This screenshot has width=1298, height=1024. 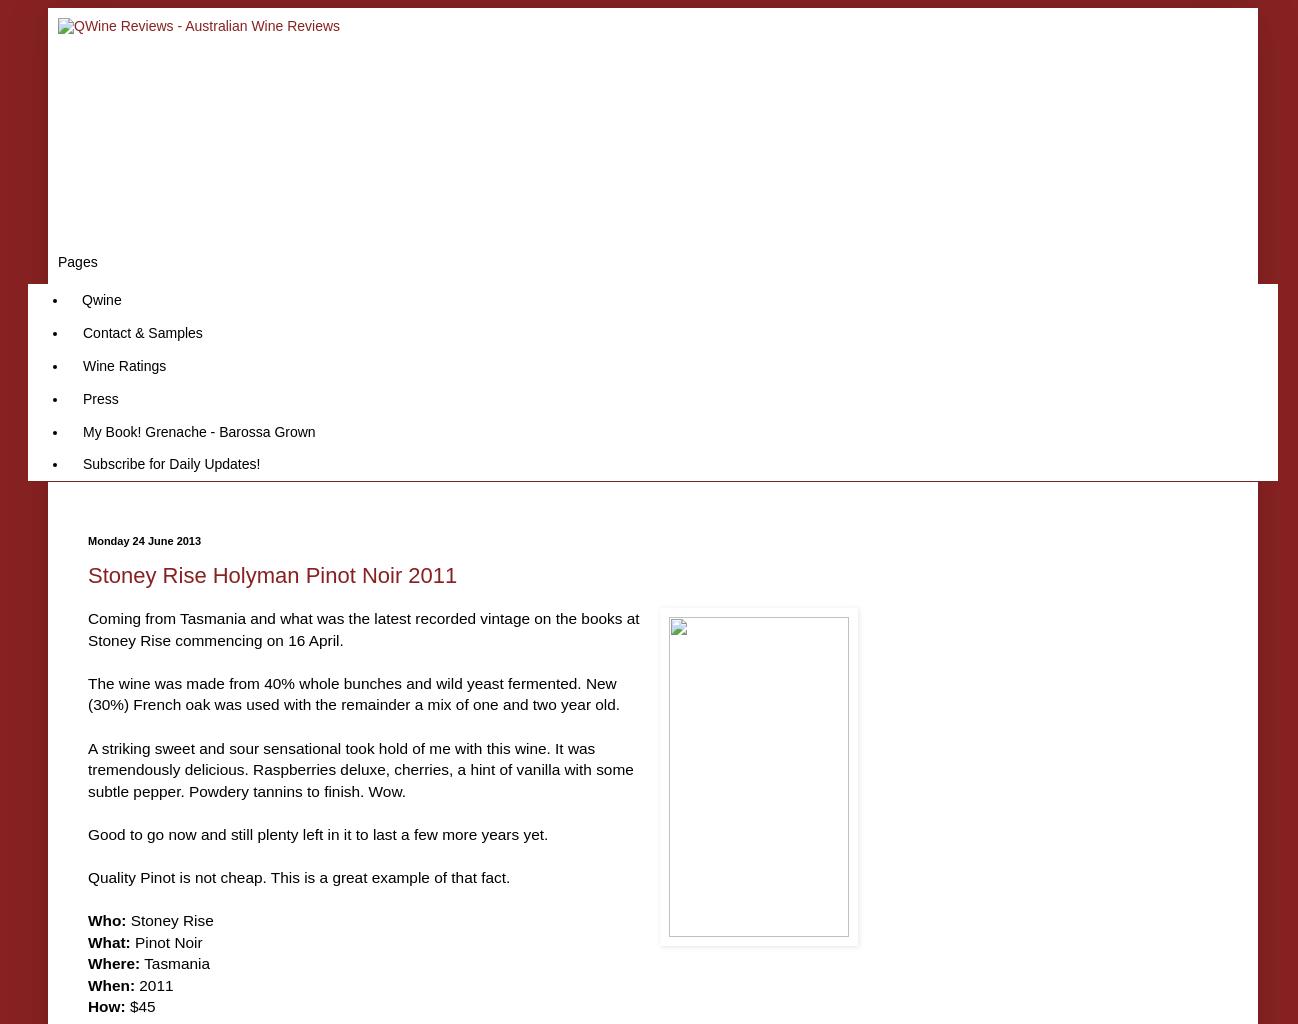 I want to click on 'Stoney Rise Holyman Pinot Noir 2011', so click(x=271, y=574).